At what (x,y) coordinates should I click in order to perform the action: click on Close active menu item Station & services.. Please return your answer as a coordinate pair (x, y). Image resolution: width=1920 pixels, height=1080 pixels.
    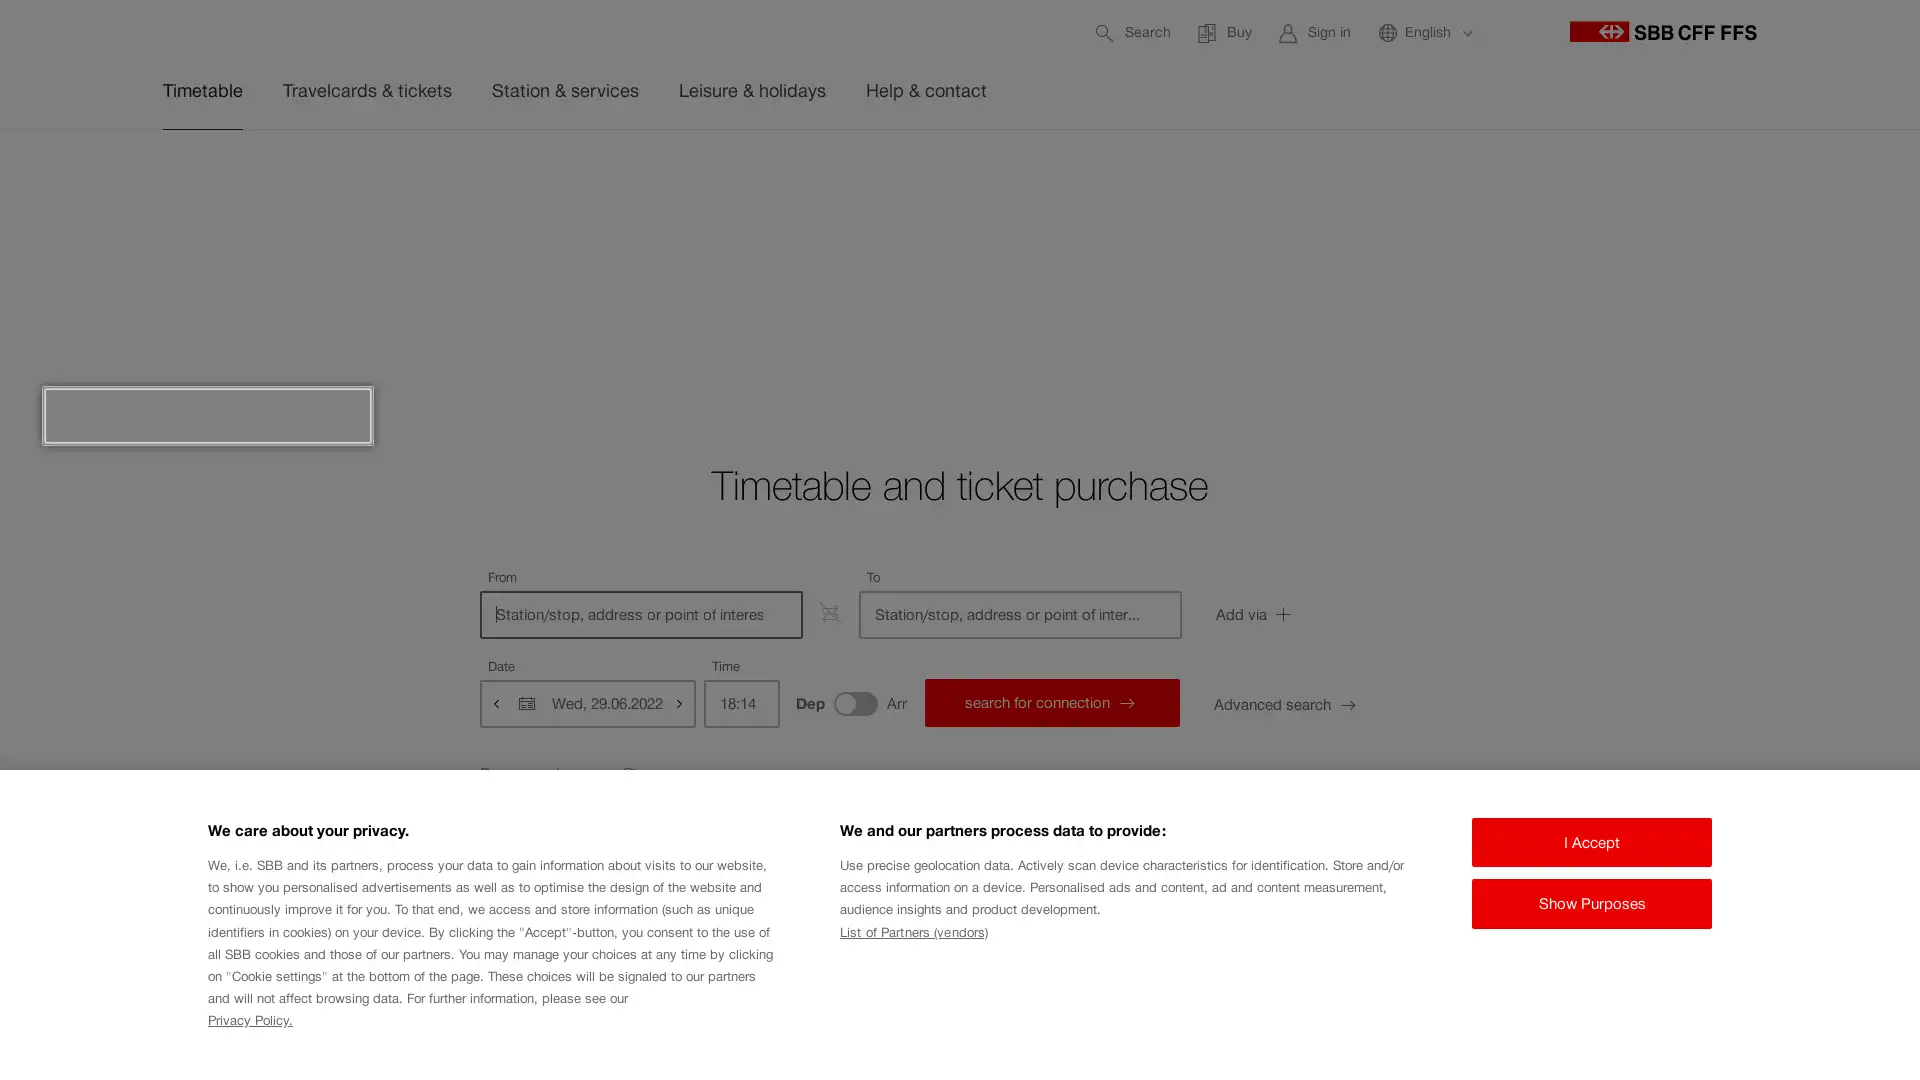
    Looking at the image, I should click on (1780, 176).